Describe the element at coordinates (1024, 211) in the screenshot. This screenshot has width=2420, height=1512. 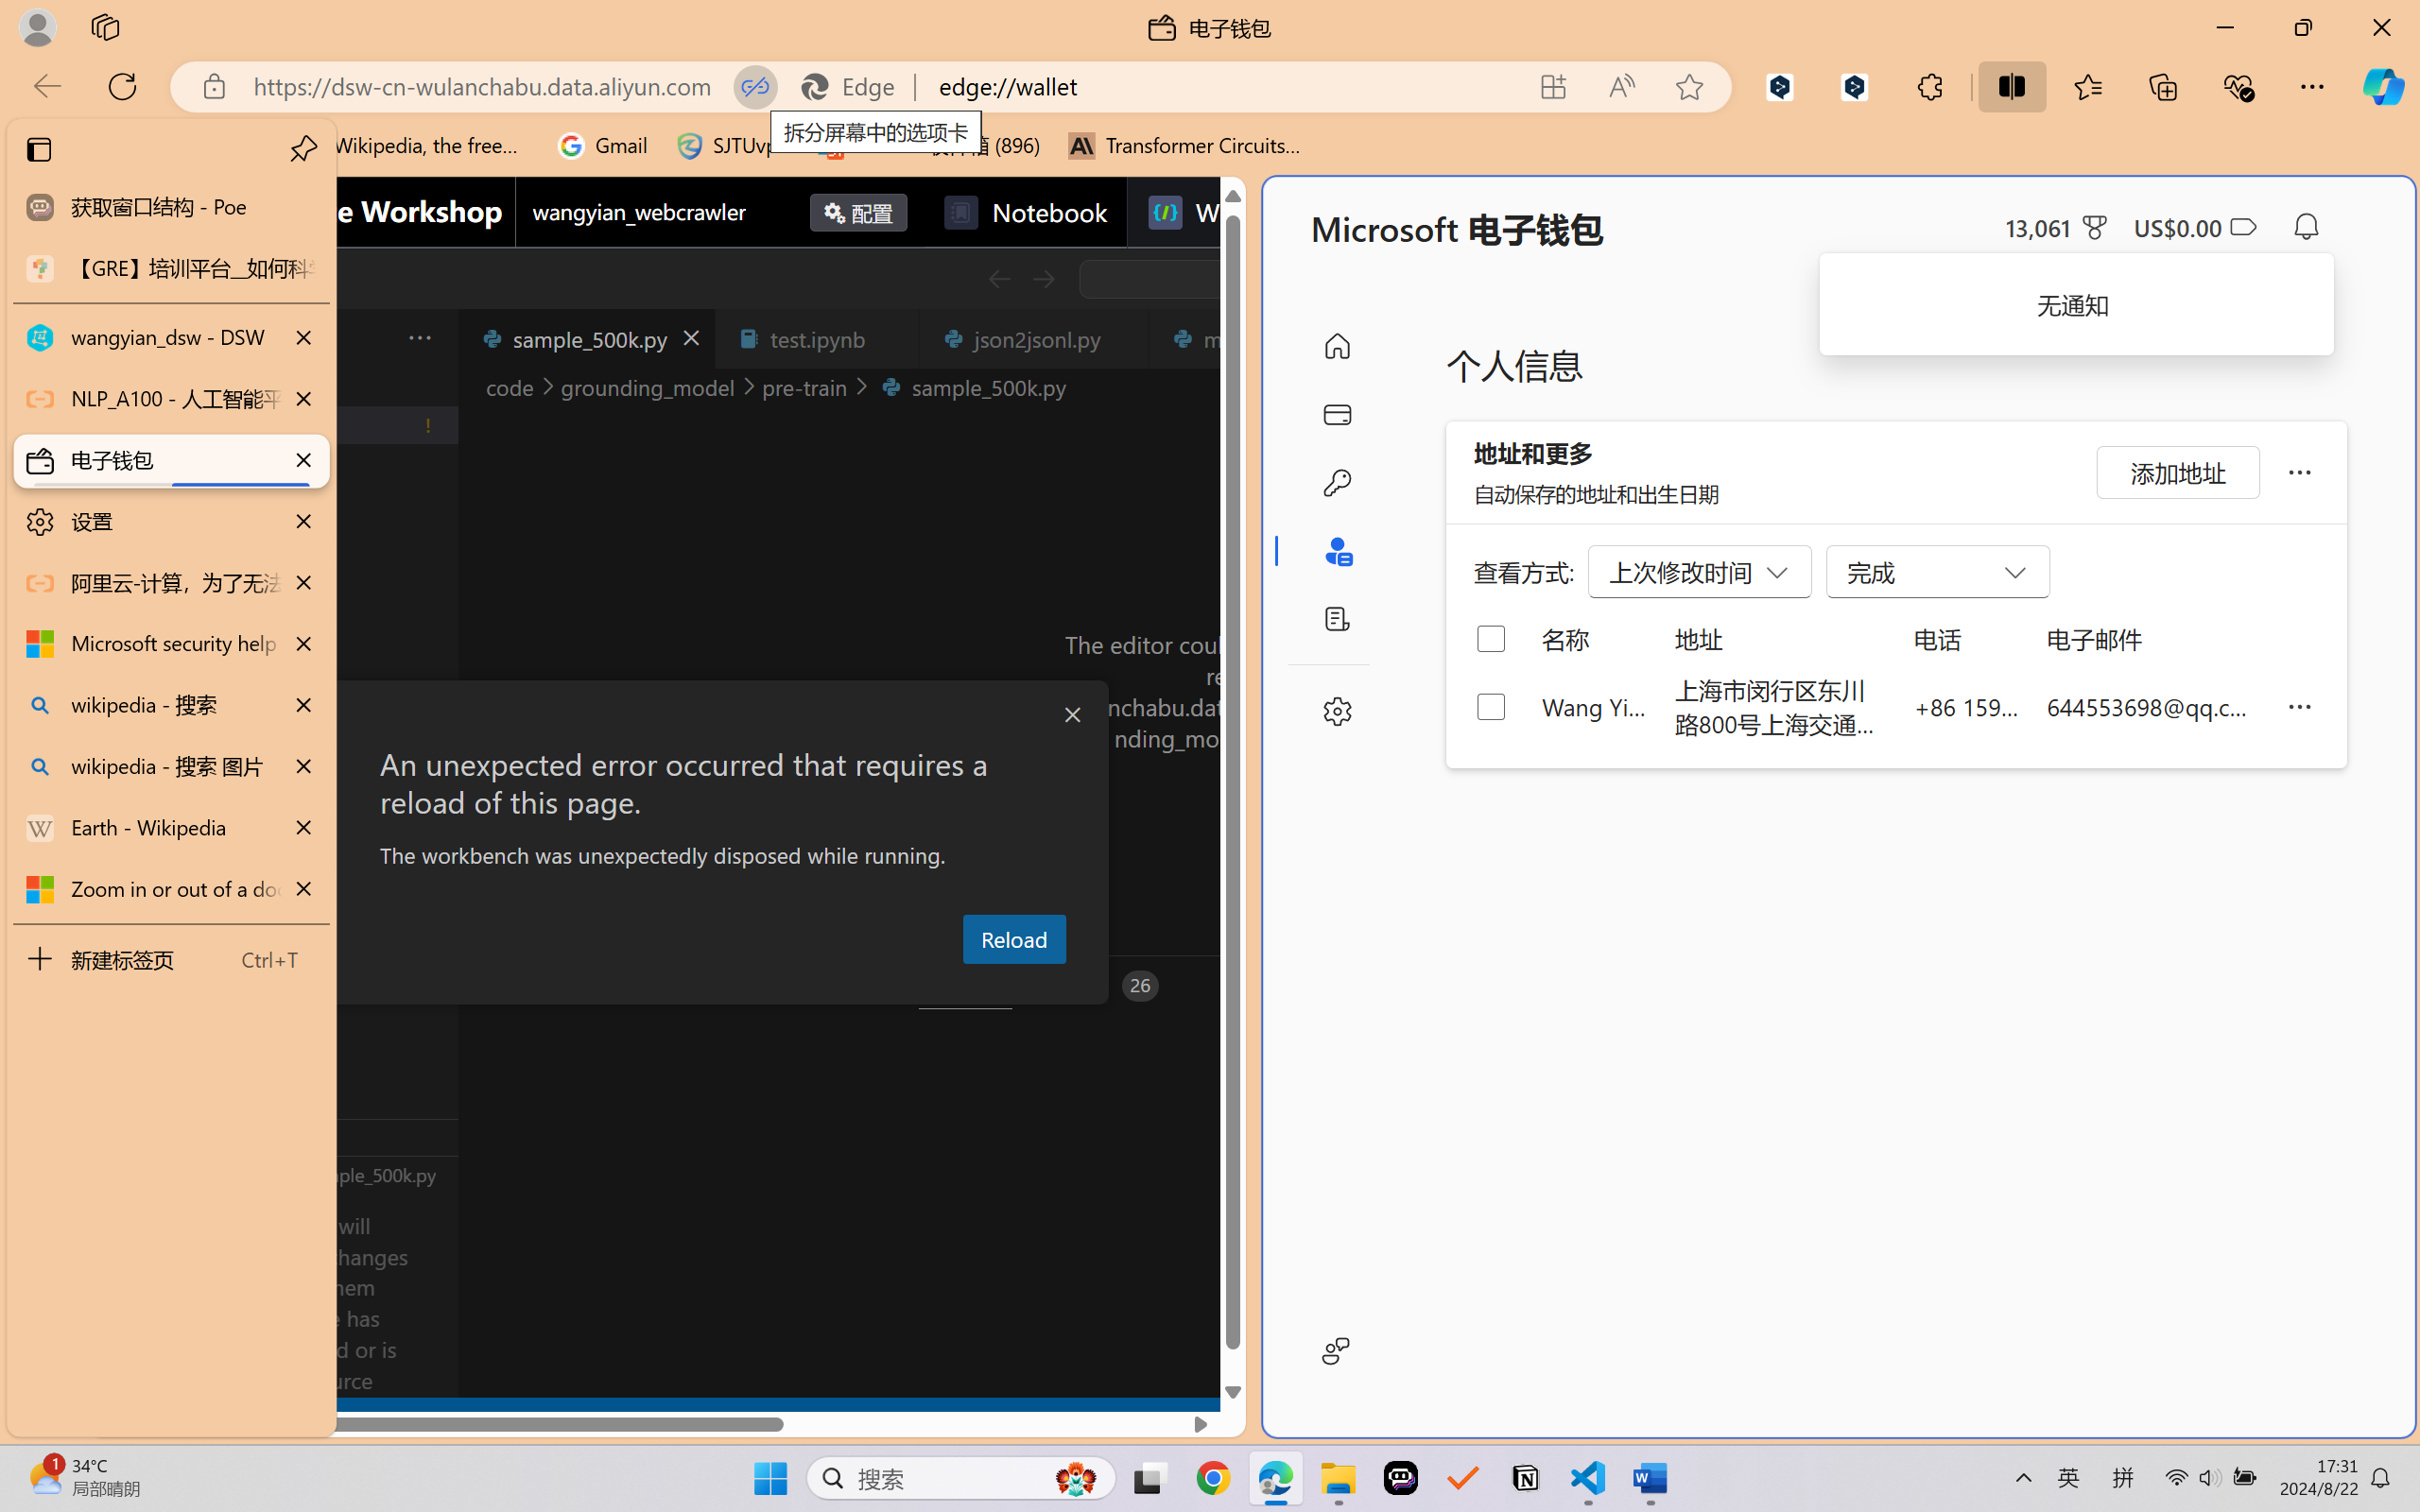
I see `'Notebook'` at that location.